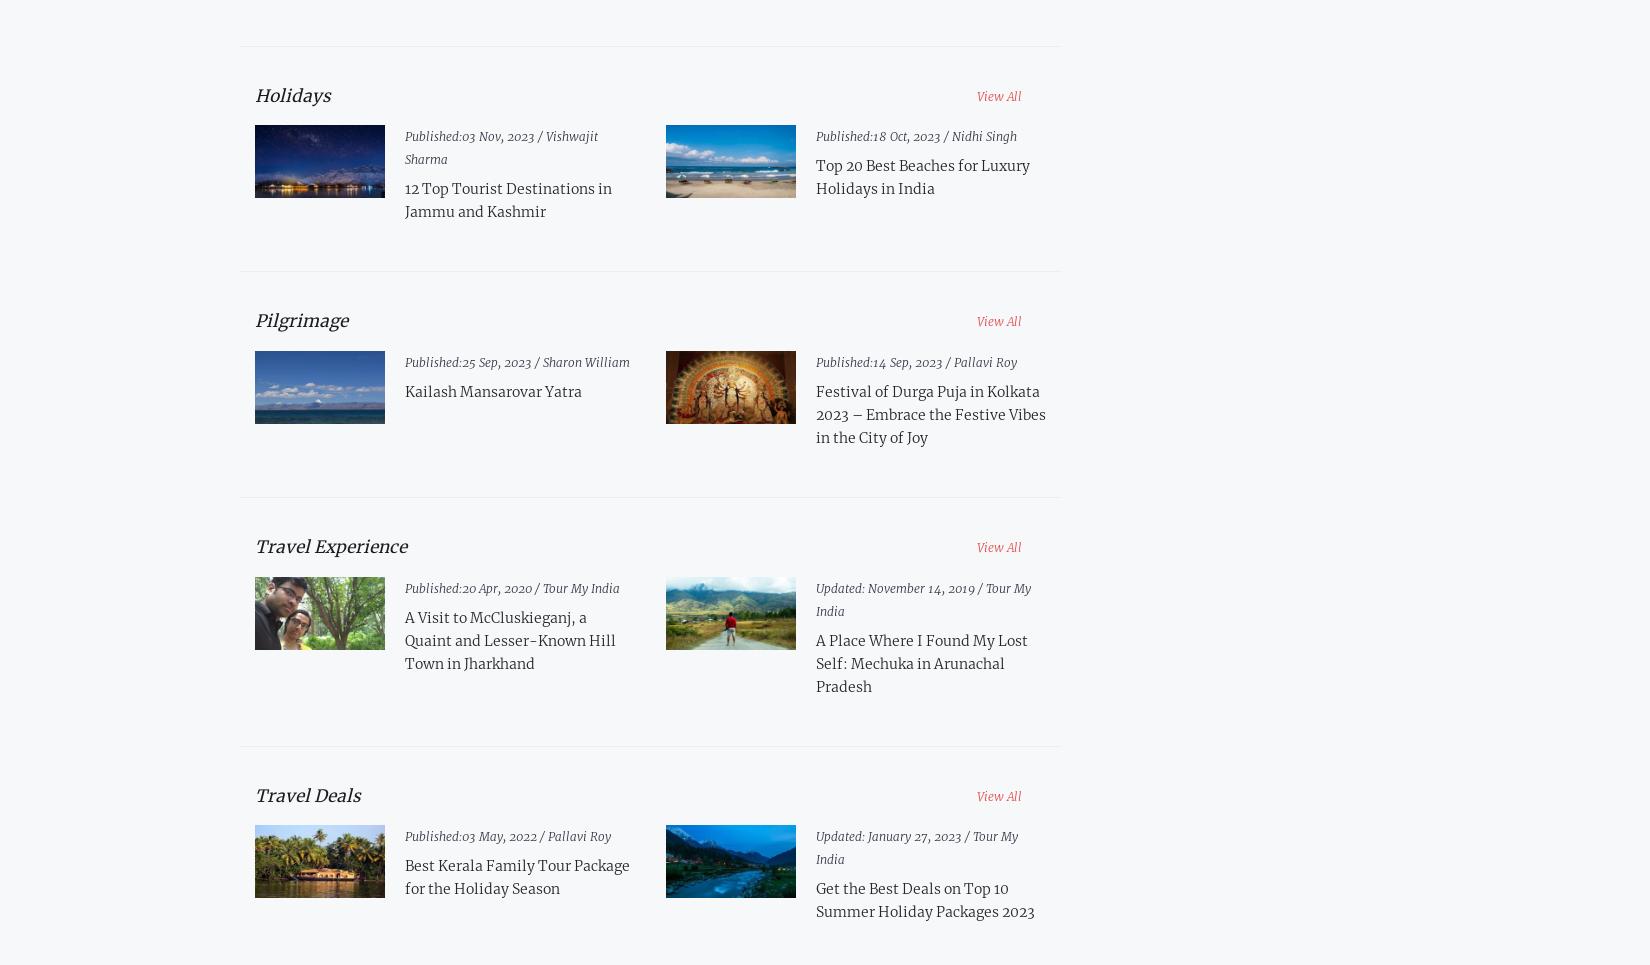 The image size is (1650, 965). What do you see at coordinates (912, 136) in the screenshot?
I see `'18 Oct, 2023 /'` at bounding box center [912, 136].